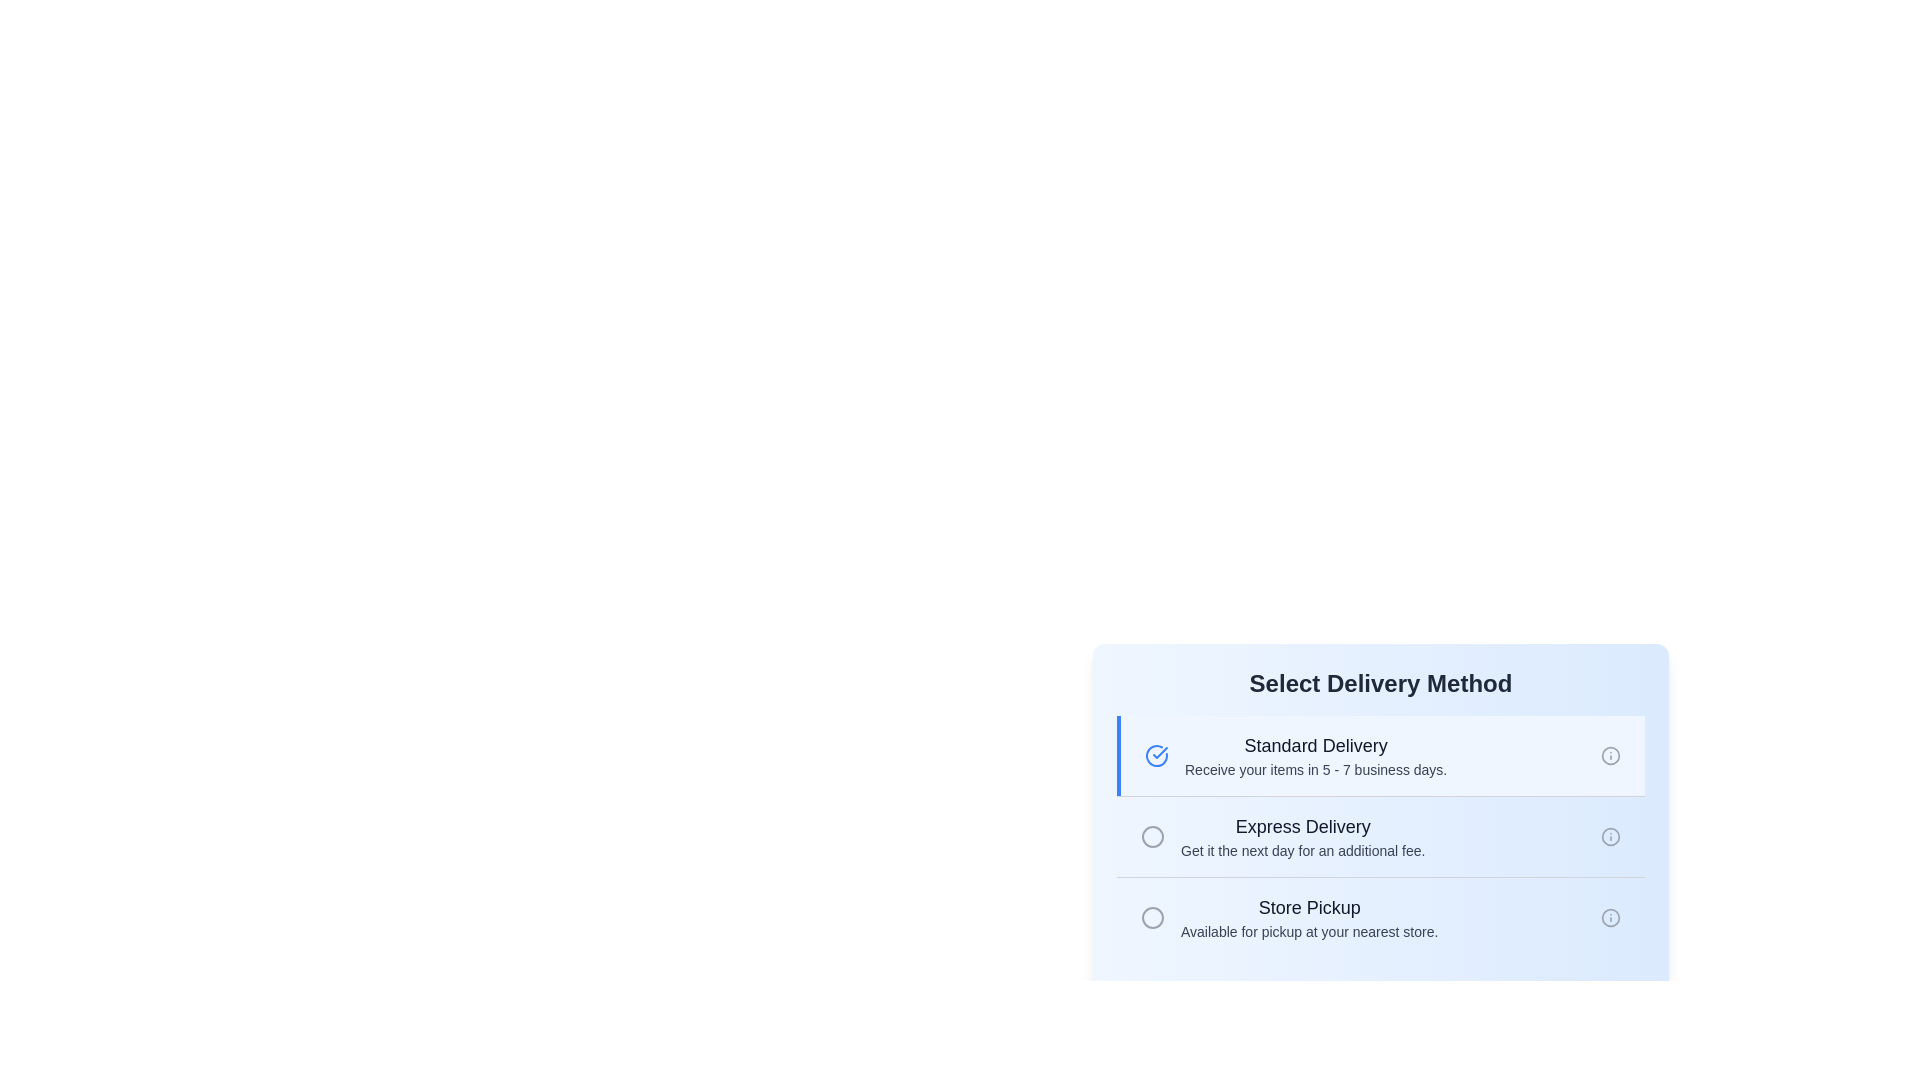 The height and width of the screenshot is (1080, 1920). I want to click on the circular graphical icon component with a gray-toned border, located at the far right of the 'Express Delivery' option in the 'Select Delivery Method' list, so click(1611, 837).